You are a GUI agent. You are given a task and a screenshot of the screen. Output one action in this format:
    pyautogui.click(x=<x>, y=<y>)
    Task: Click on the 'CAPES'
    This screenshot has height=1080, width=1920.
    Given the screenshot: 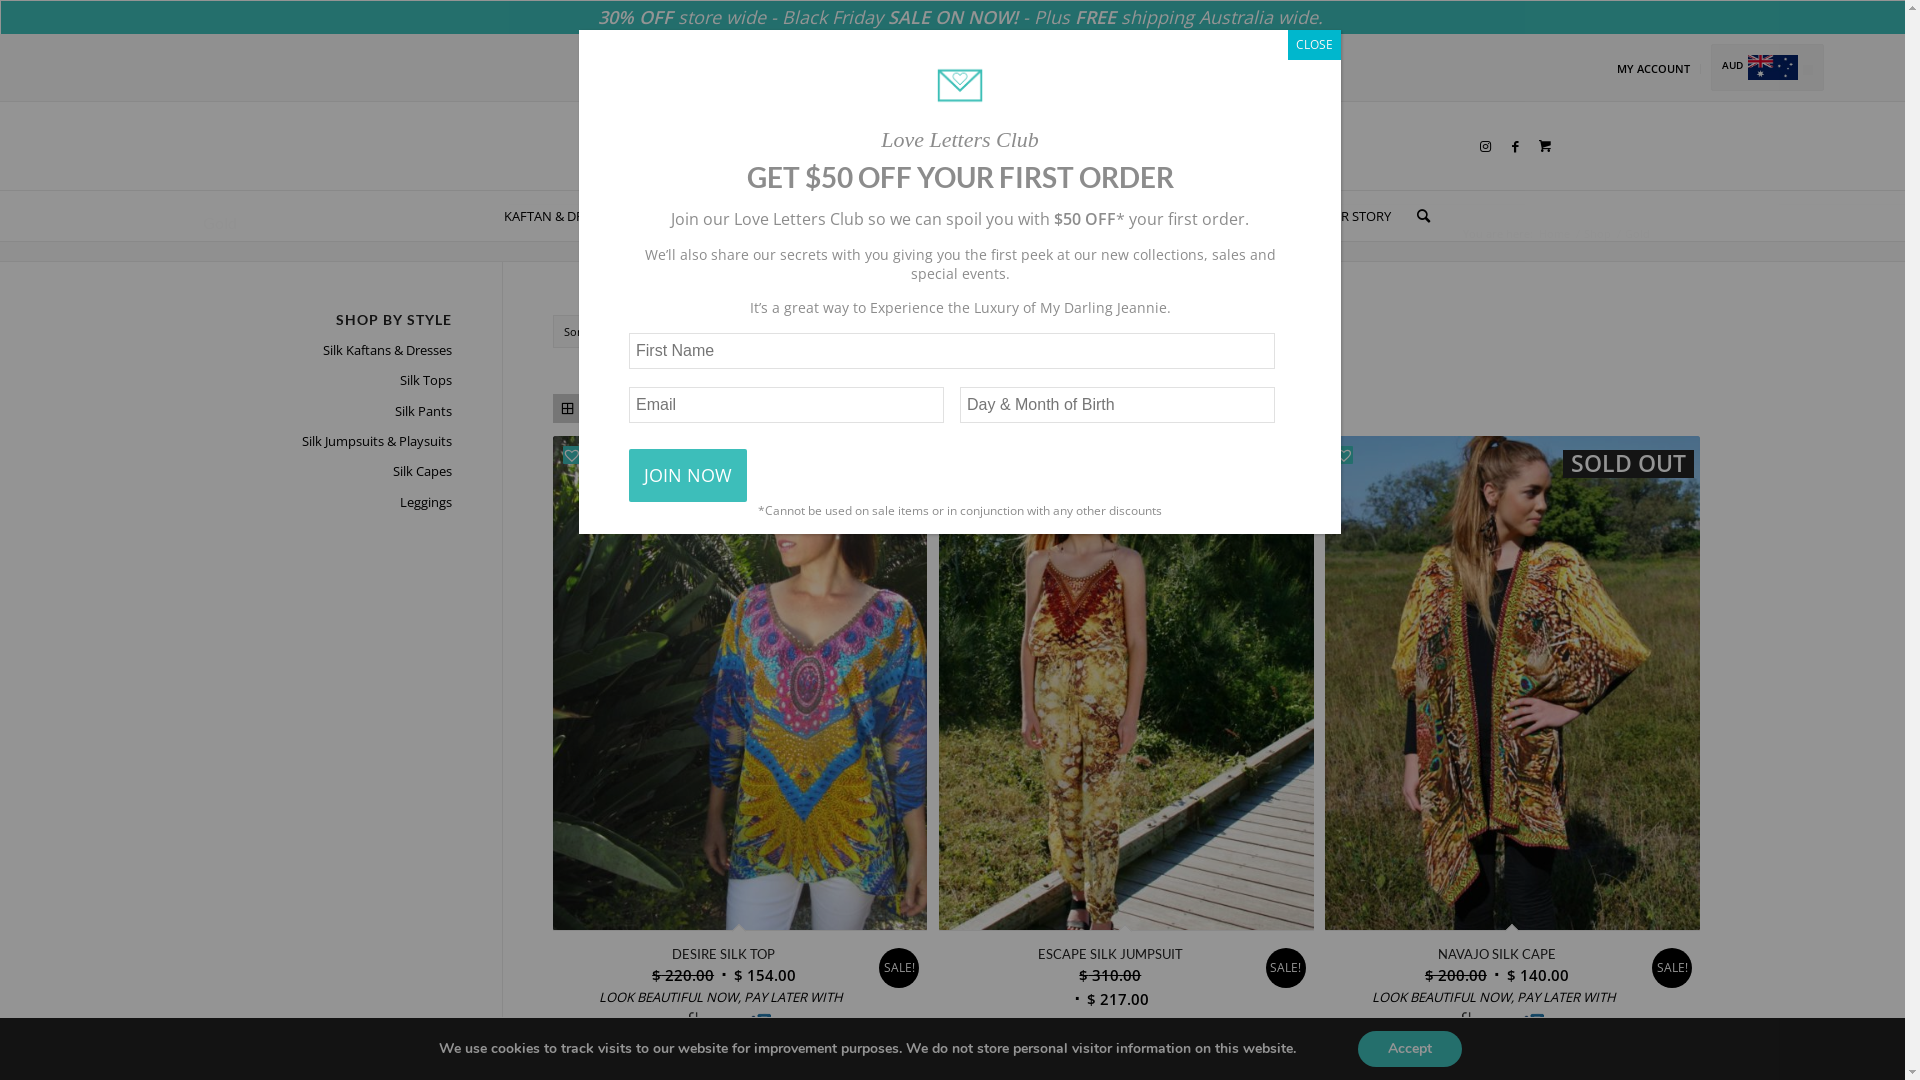 What is the action you would take?
    pyautogui.click(x=949, y=216)
    